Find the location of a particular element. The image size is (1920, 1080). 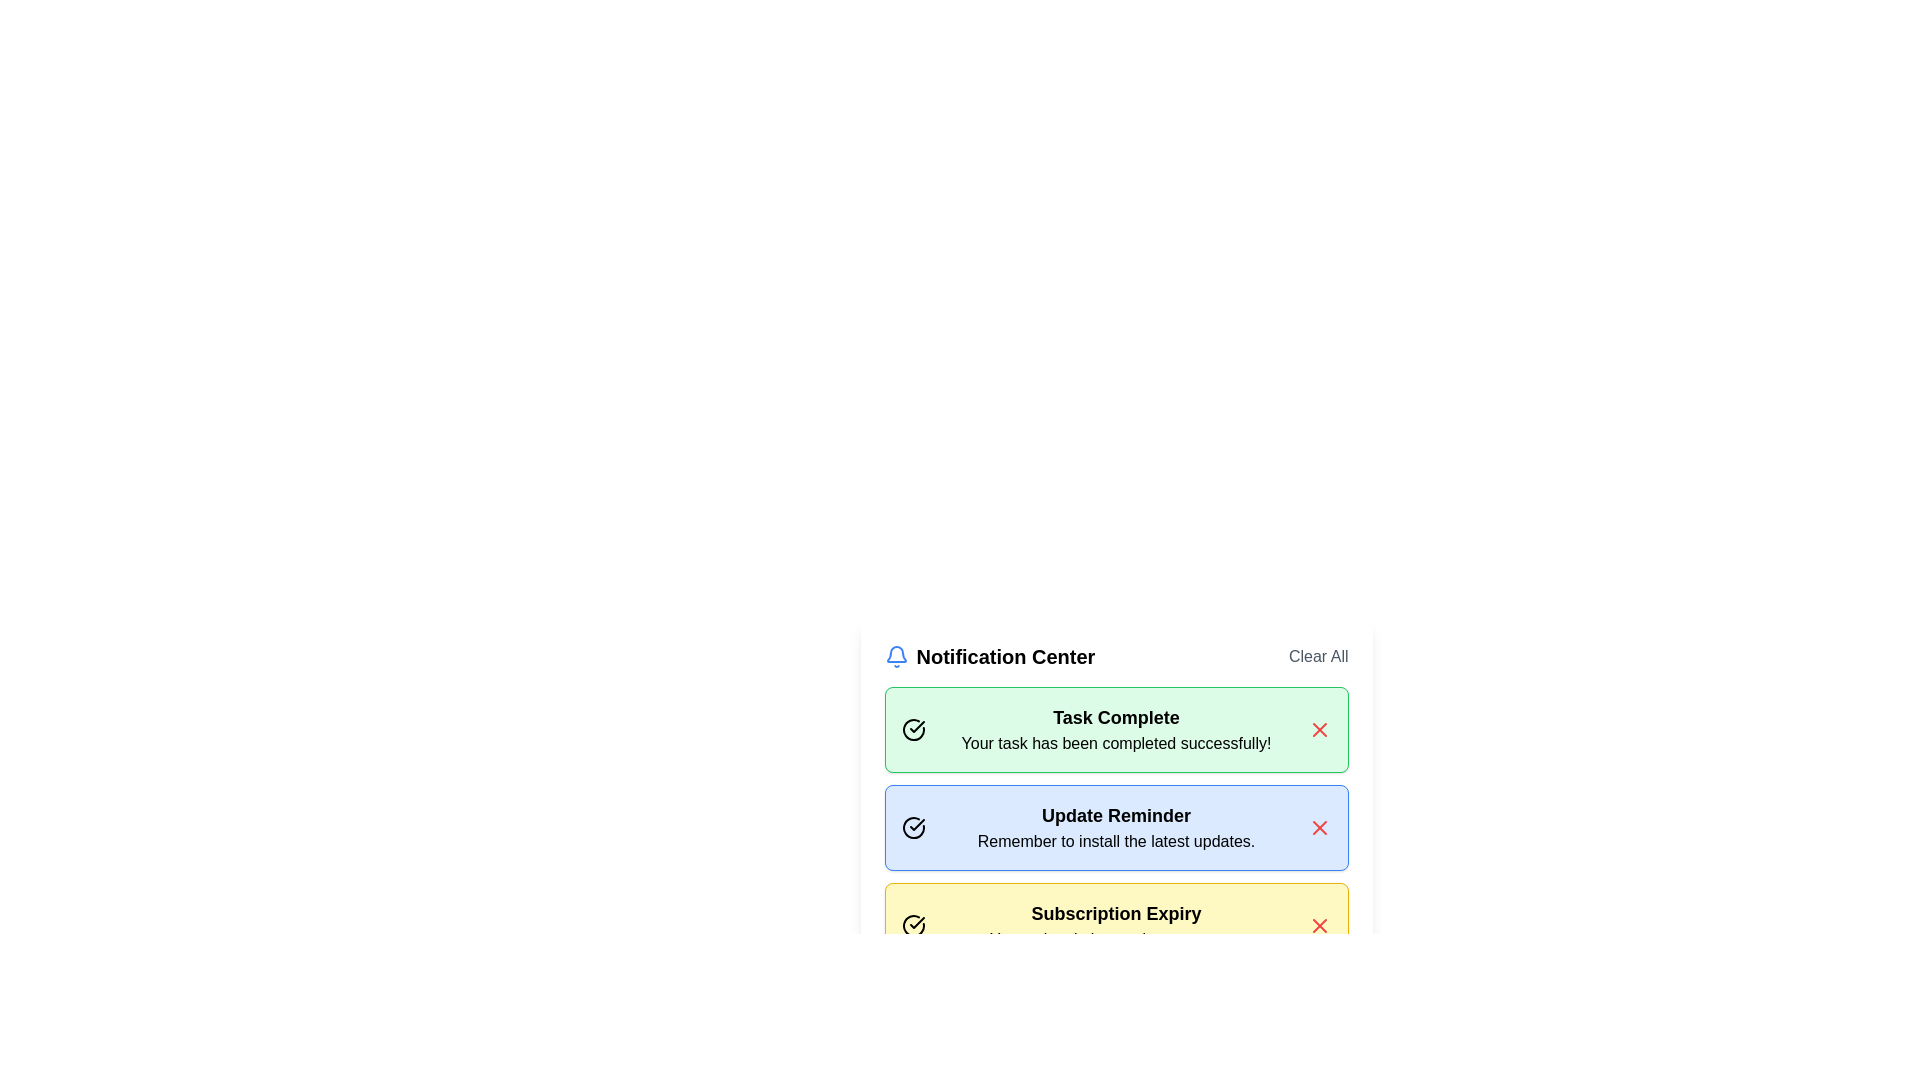

and comprehend the message displayed in the text block that informs the user about the expiration of their subscription, located near the lower part of the notifications panel is located at coordinates (1115, 925).